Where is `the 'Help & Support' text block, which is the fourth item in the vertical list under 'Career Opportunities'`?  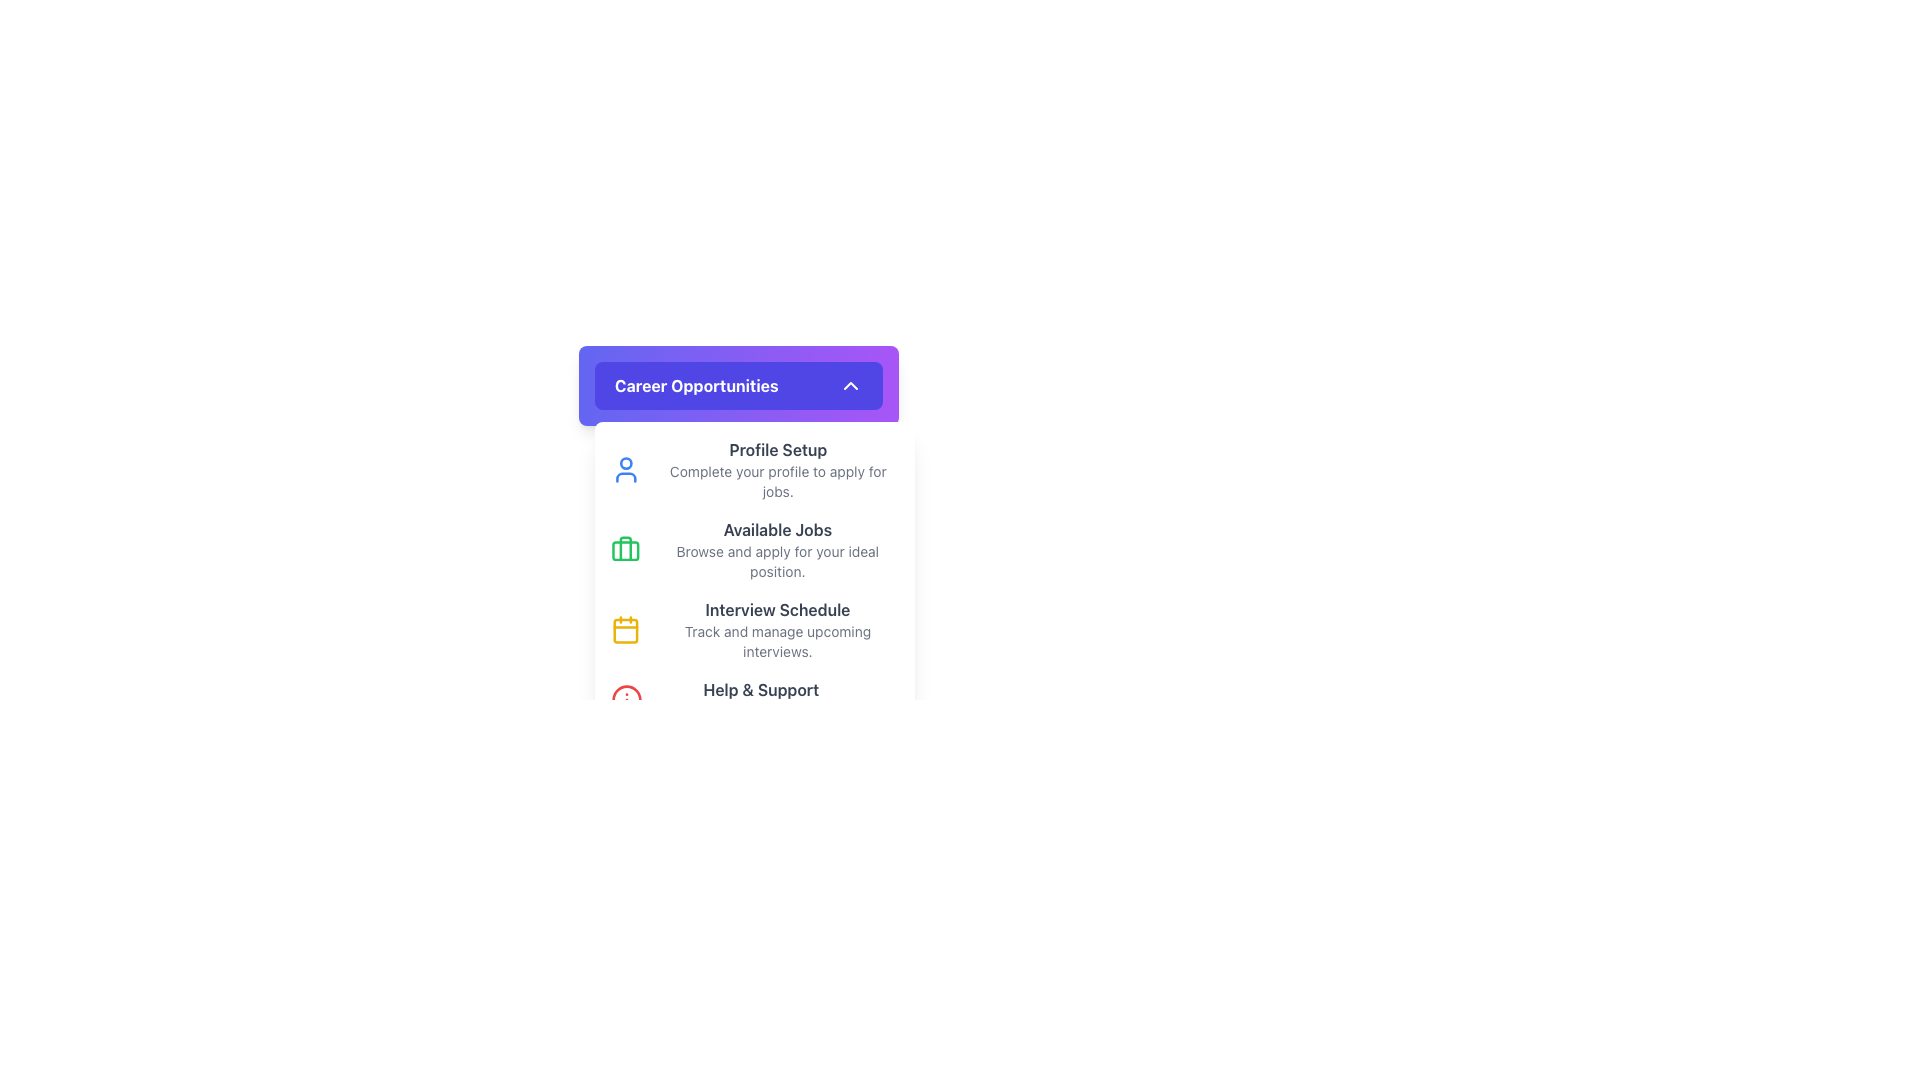 the 'Help & Support' text block, which is the fourth item in the vertical list under 'Career Opportunities' is located at coordinates (760, 698).